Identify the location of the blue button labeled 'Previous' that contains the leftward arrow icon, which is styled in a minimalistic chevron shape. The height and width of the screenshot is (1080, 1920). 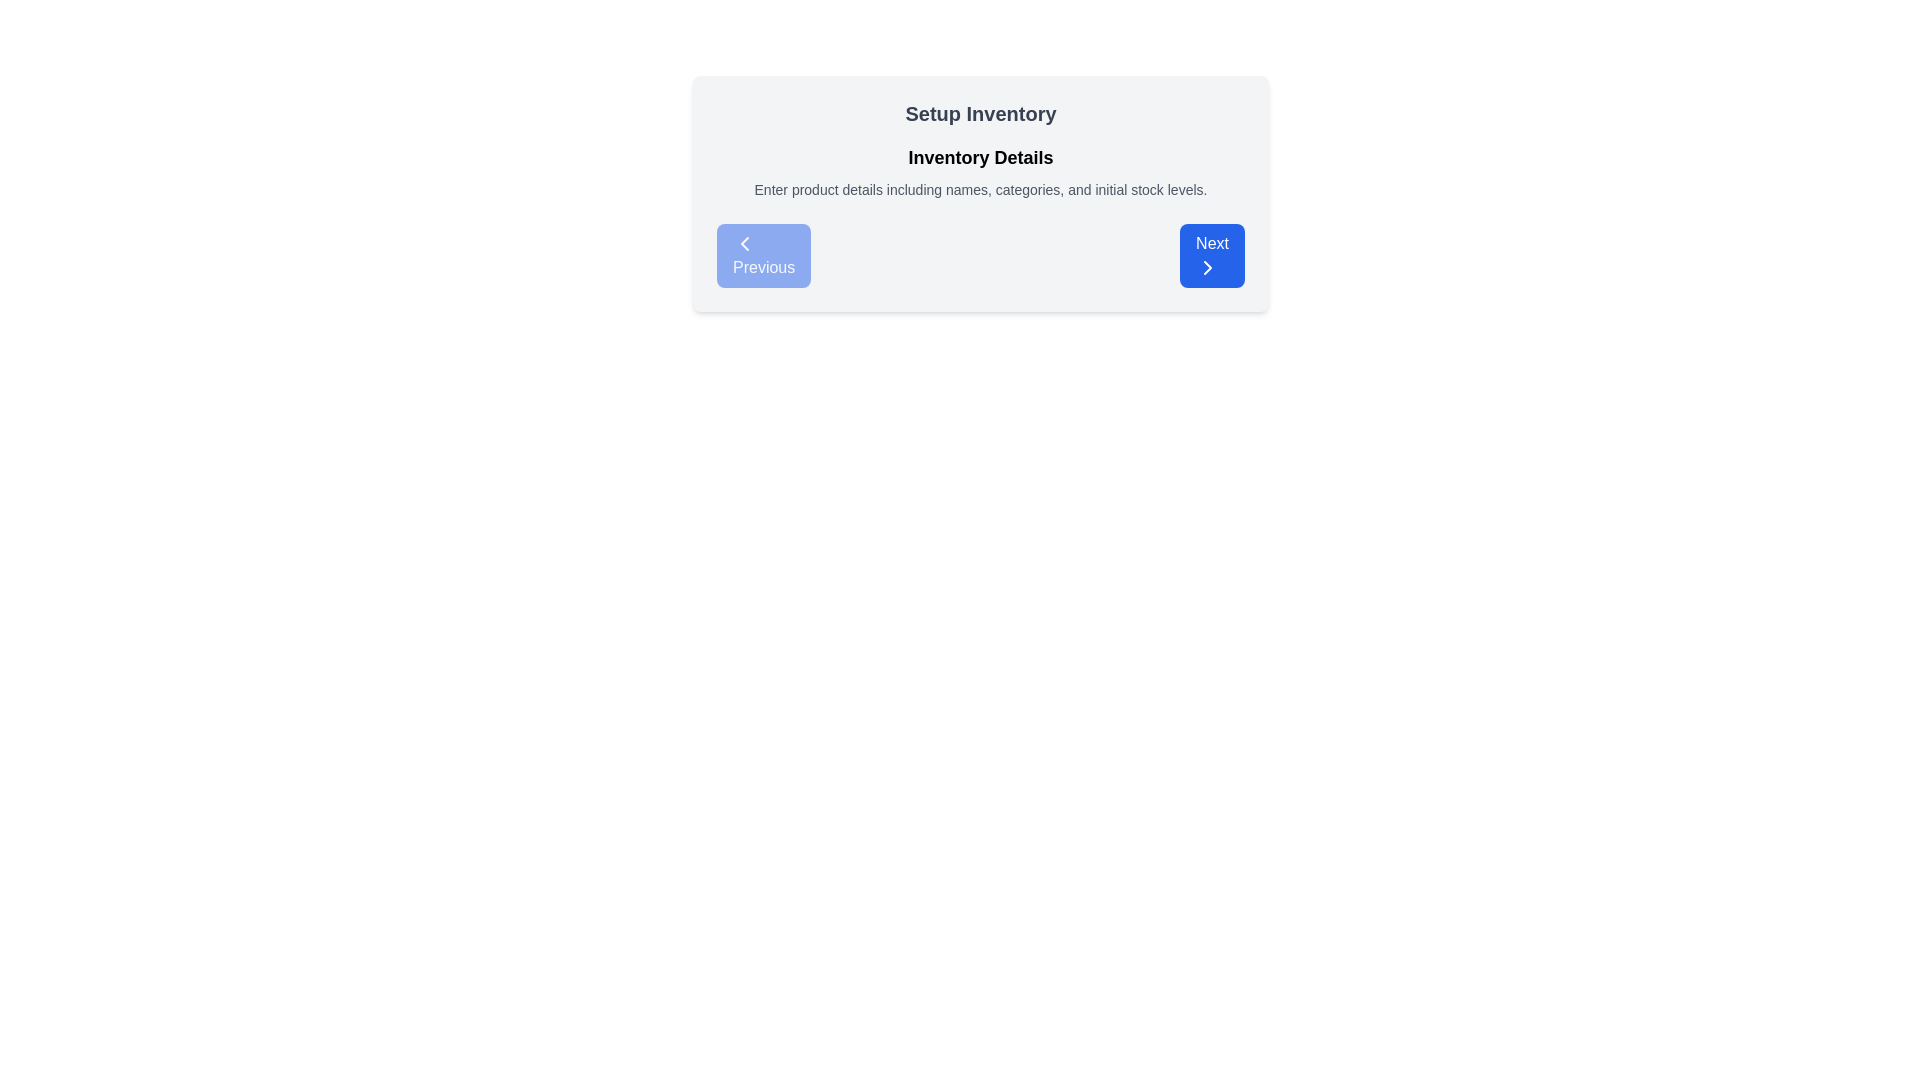
(743, 242).